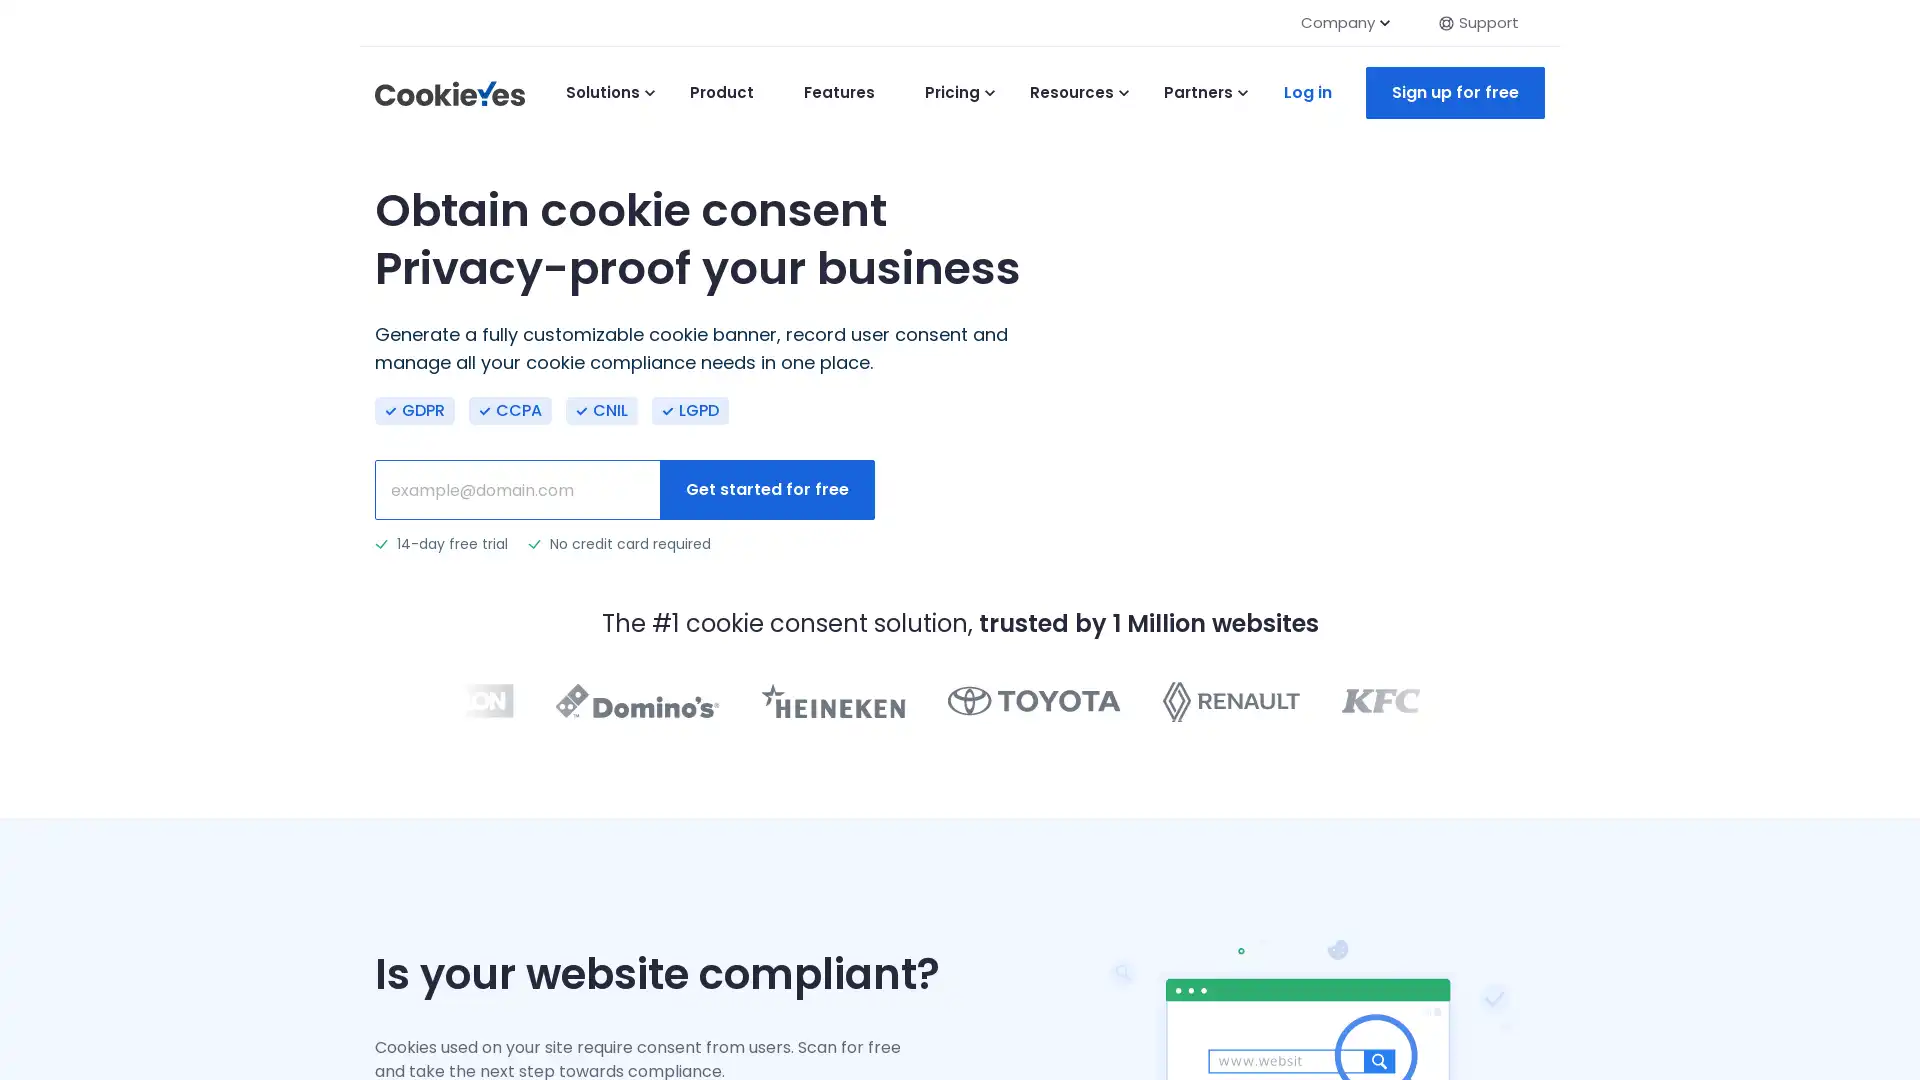  Describe the element at coordinates (389, 996) in the screenshot. I see `Accept All` at that location.